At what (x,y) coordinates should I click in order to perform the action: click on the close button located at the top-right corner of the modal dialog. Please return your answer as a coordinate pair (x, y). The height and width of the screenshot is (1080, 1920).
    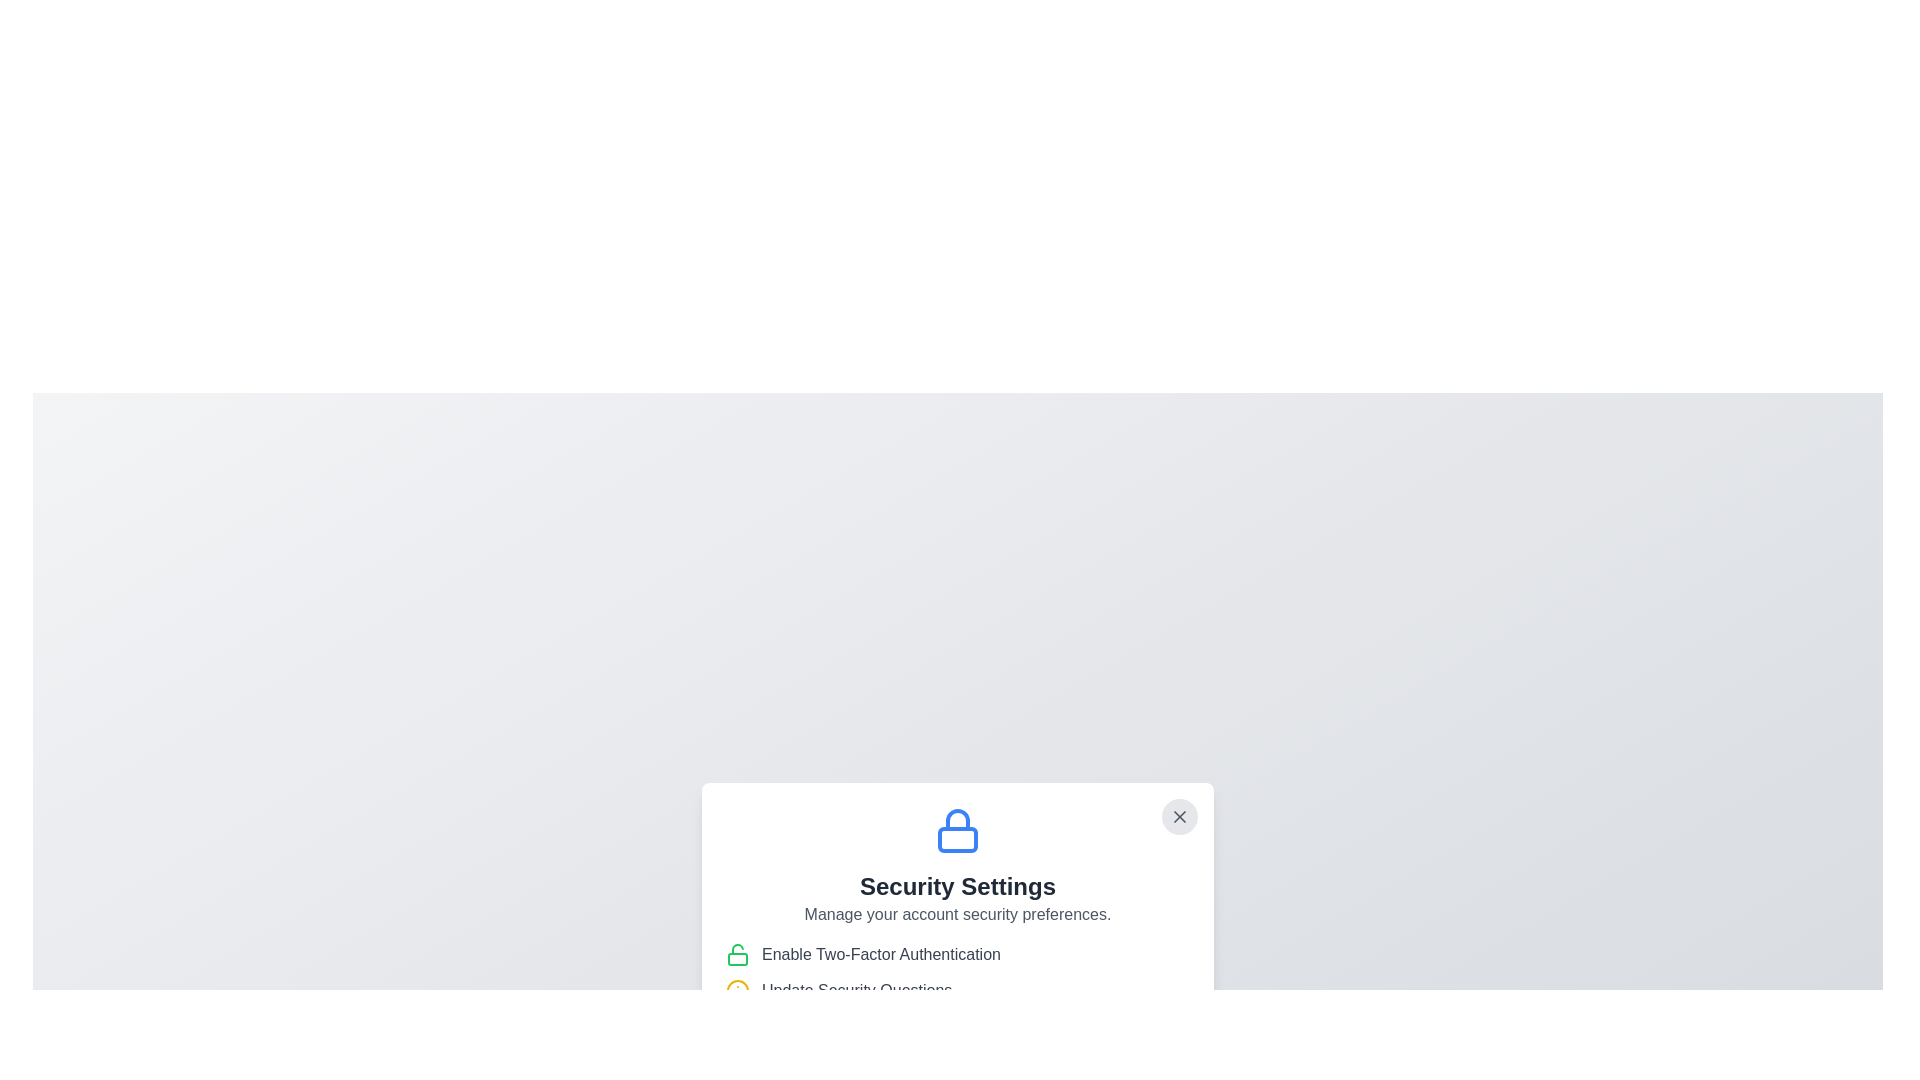
    Looking at the image, I should click on (1180, 817).